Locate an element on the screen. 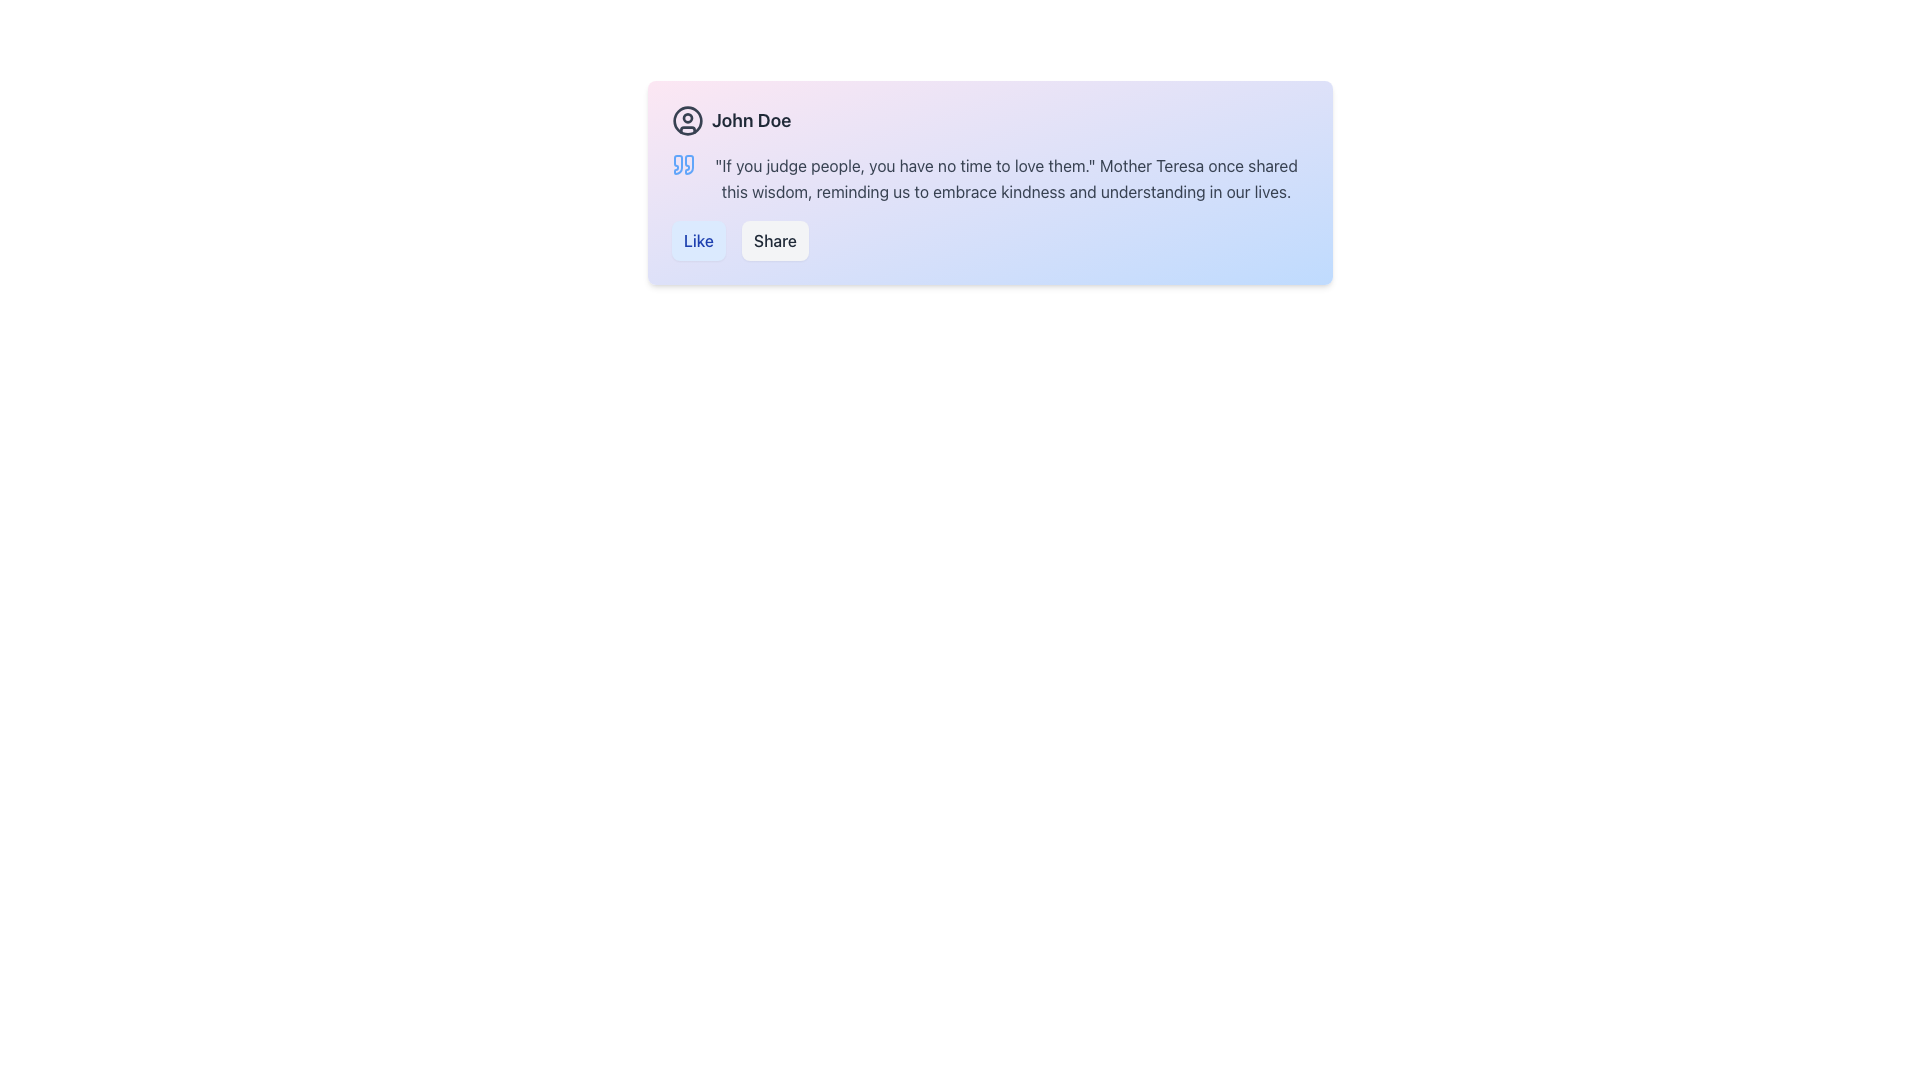  the share button located on the right side of the group of two buttons at the bottom of the card is located at coordinates (774, 239).